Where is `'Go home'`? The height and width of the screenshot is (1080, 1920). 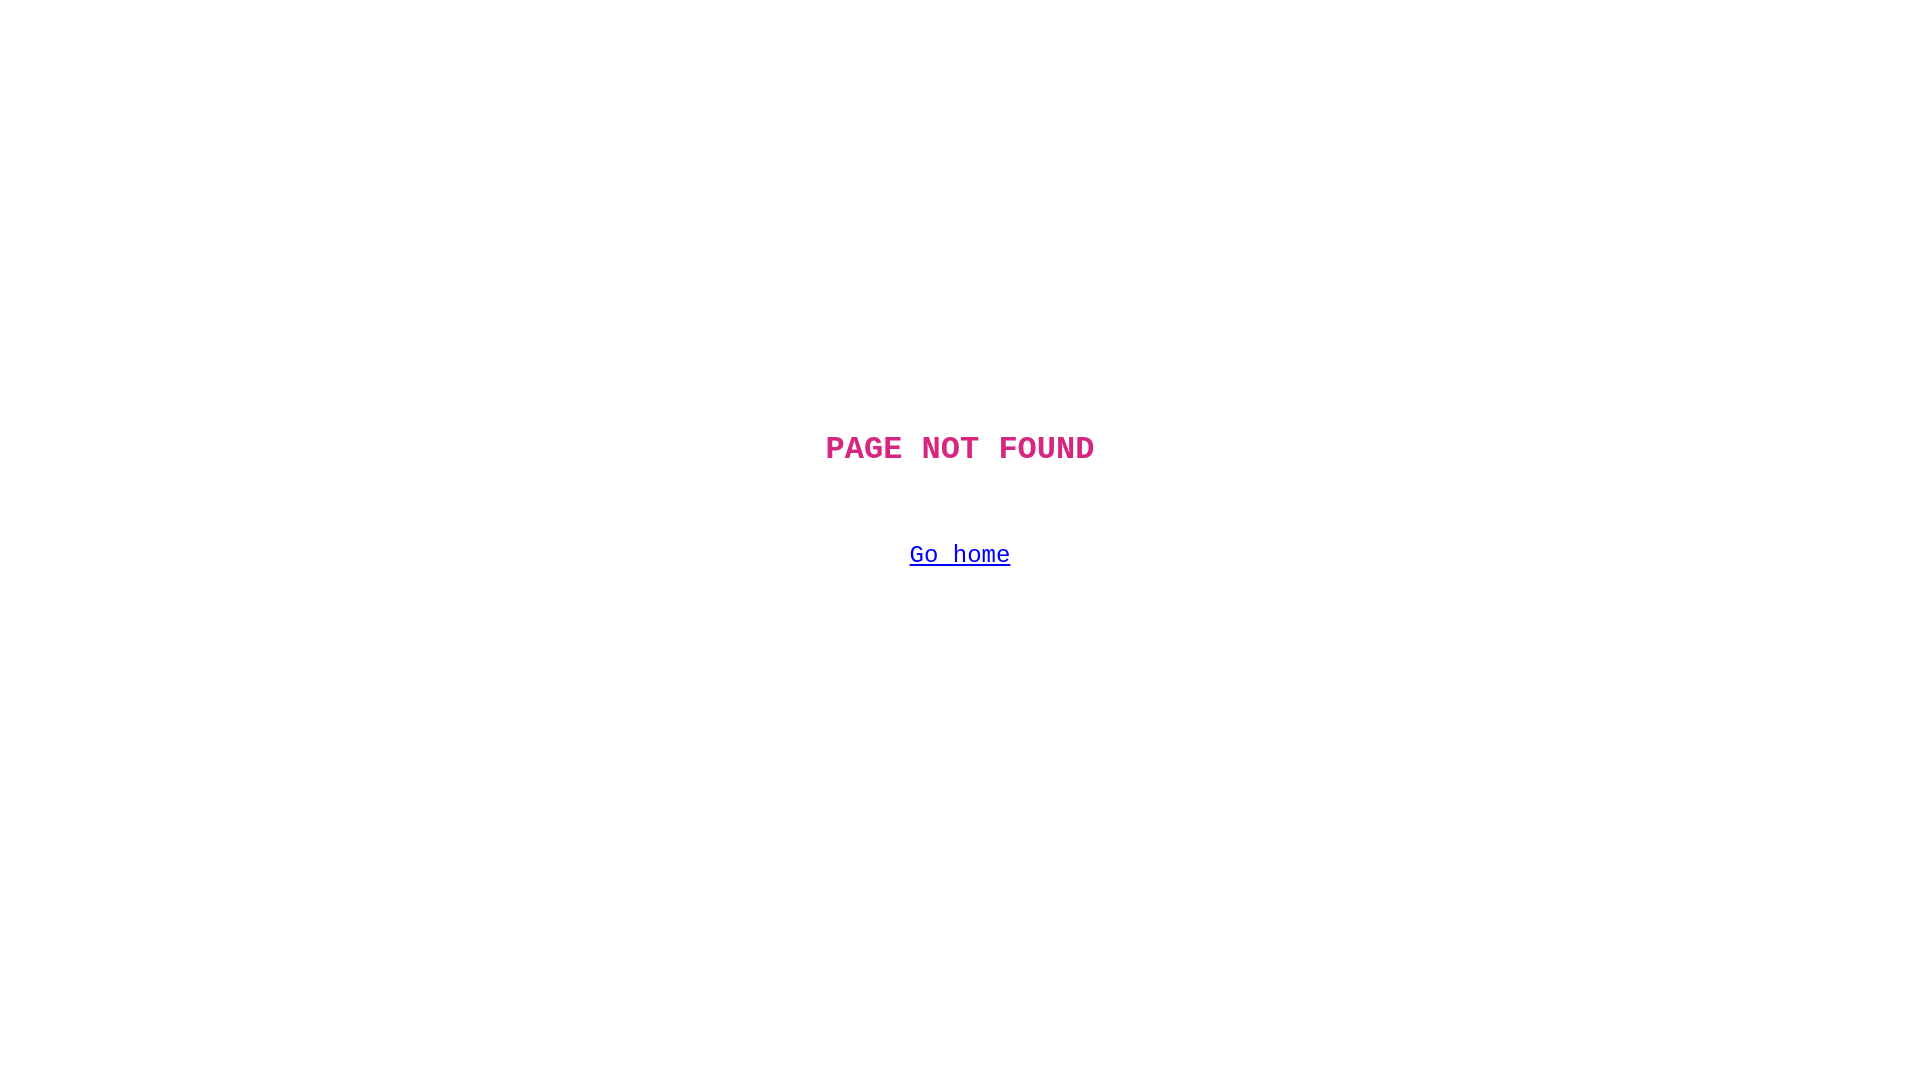
'Go home' is located at coordinates (960, 555).